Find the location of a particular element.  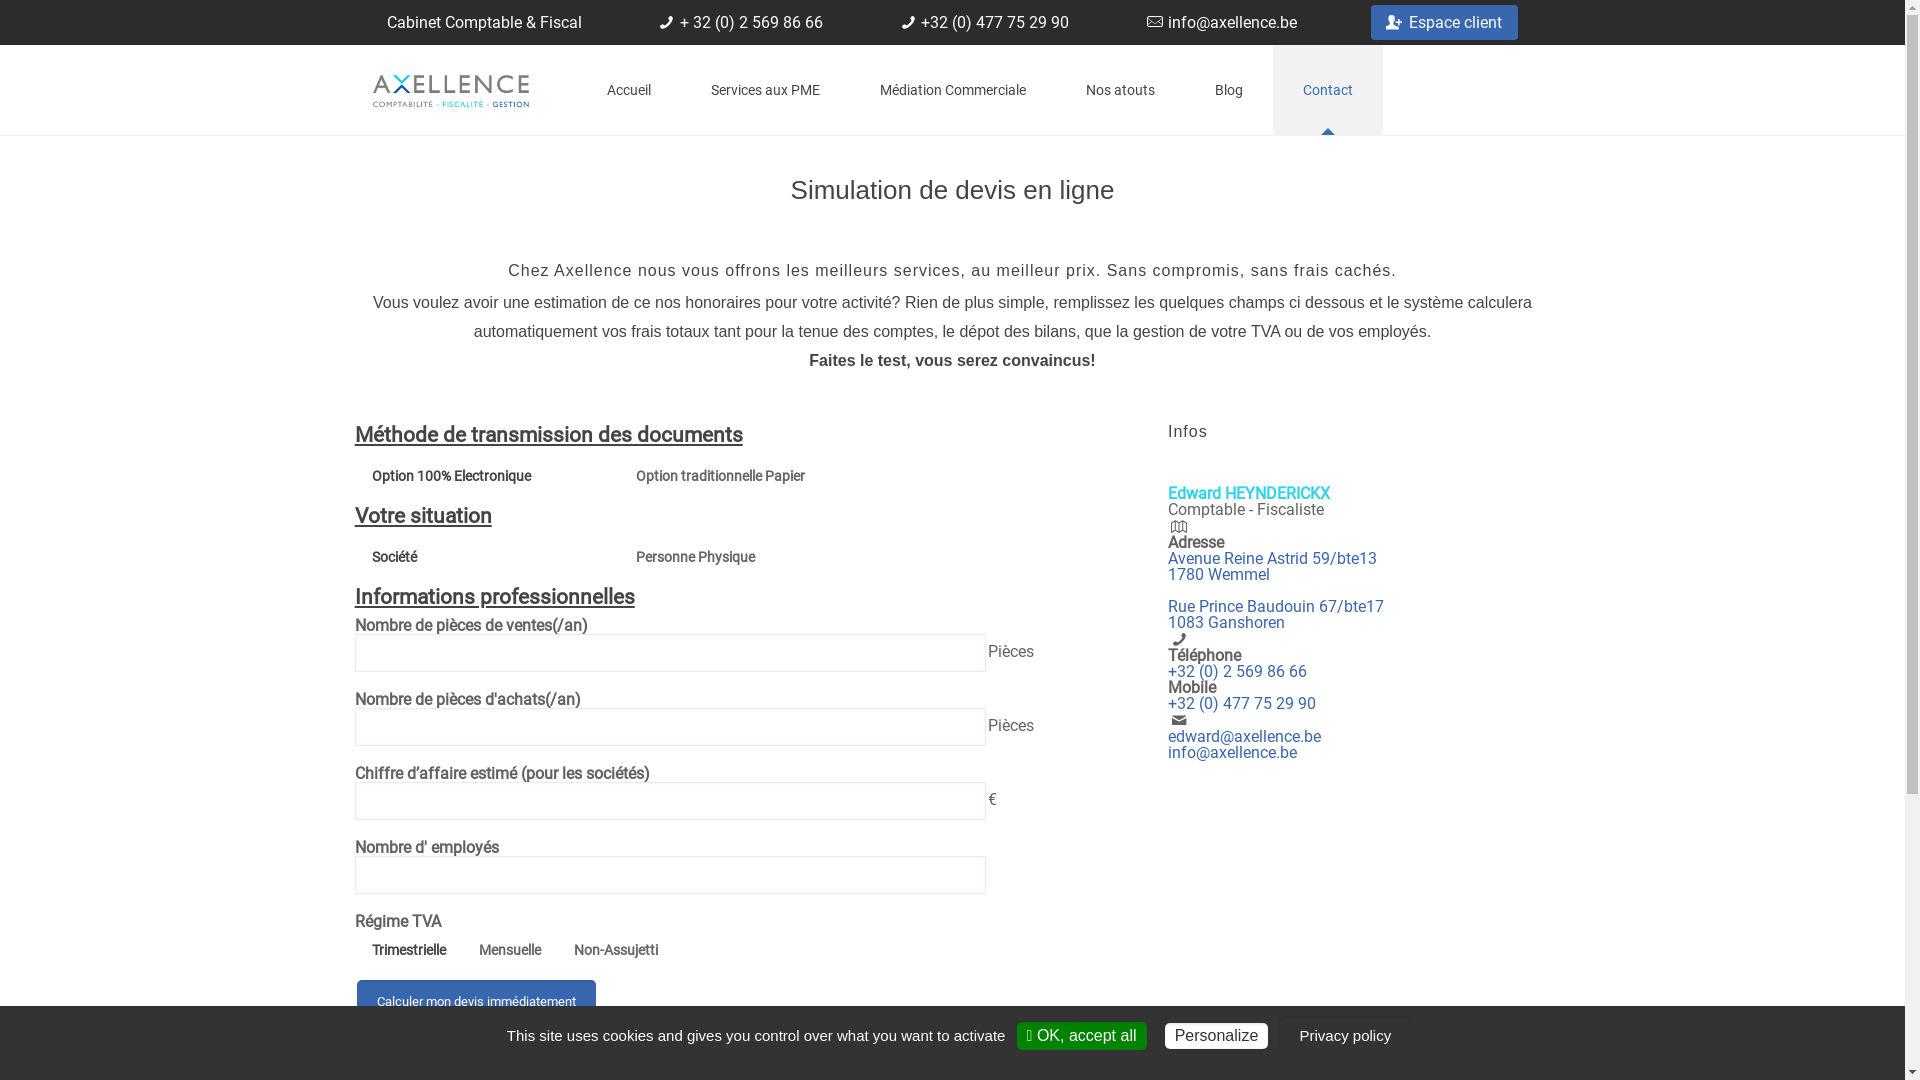

'Services aux PME' is located at coordinates (763, 88).